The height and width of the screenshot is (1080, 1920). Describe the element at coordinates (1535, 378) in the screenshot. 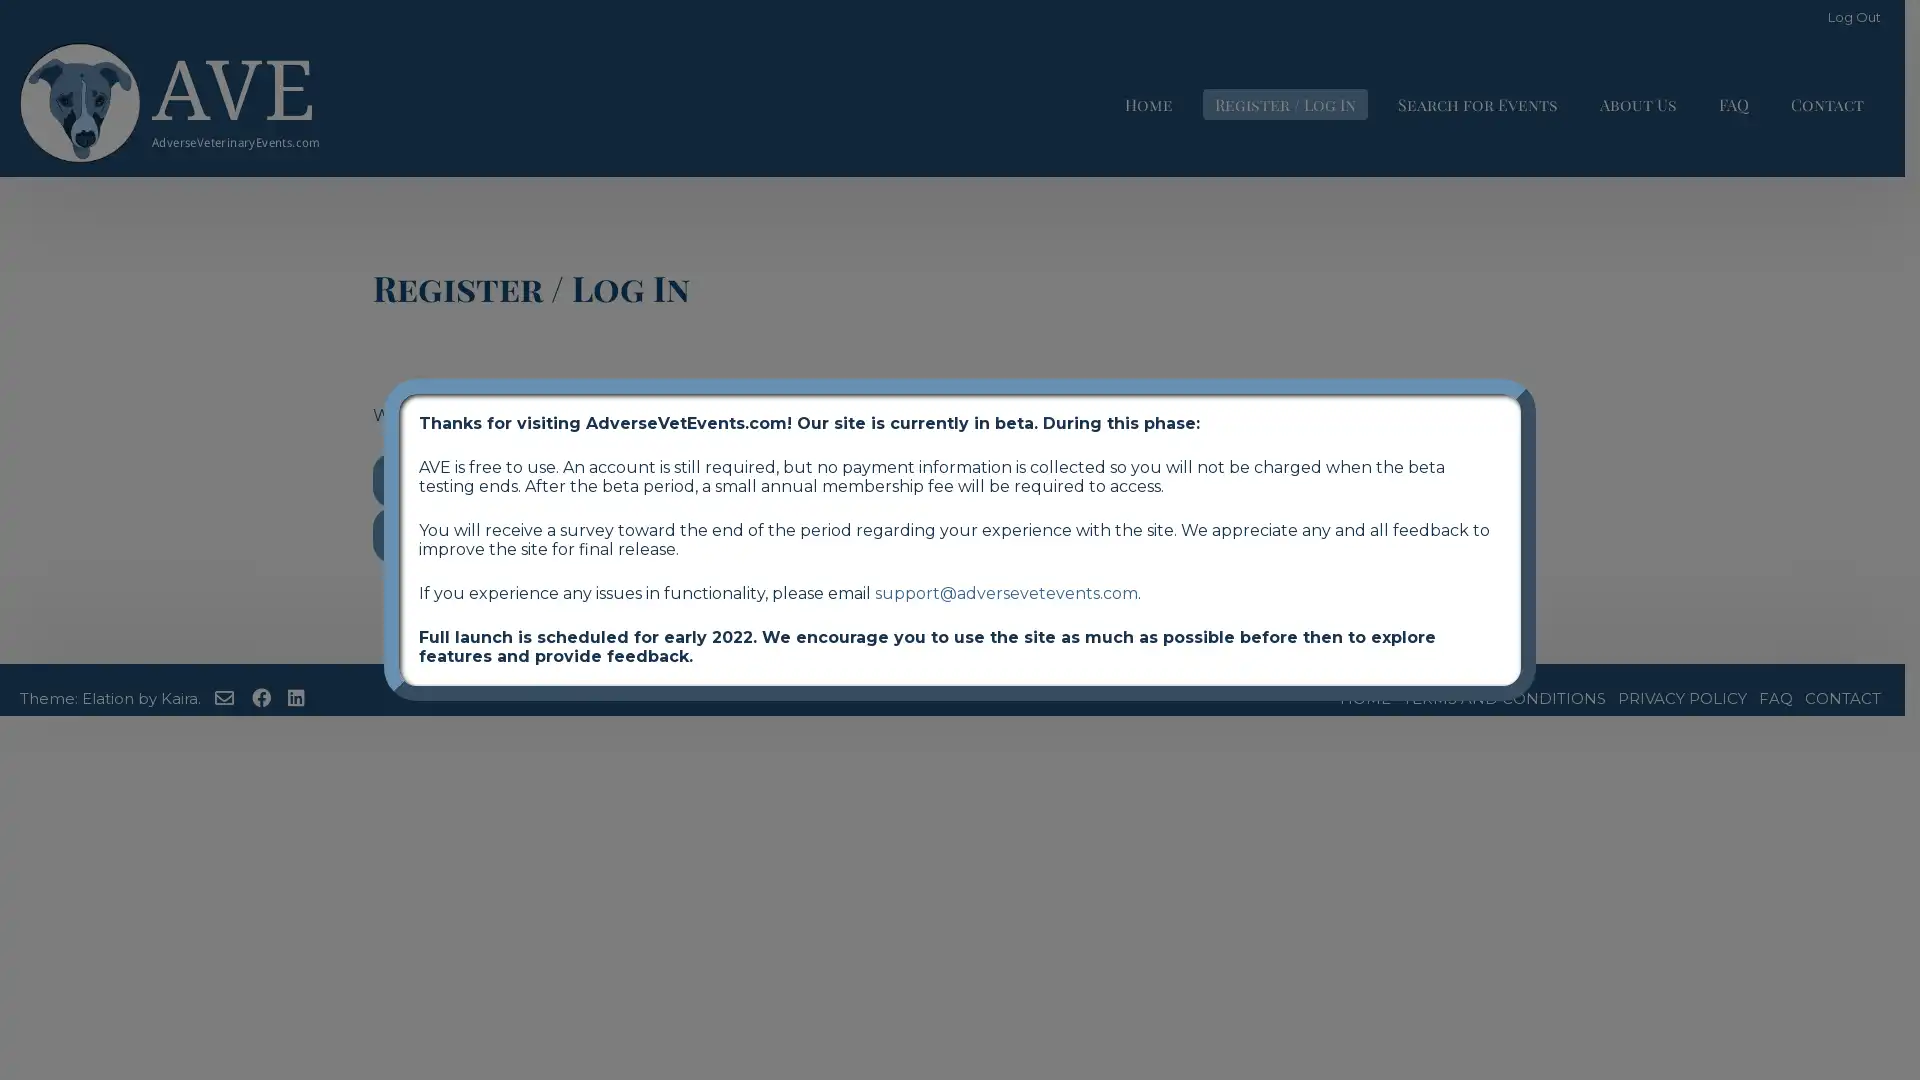

I see `Close` at that location.